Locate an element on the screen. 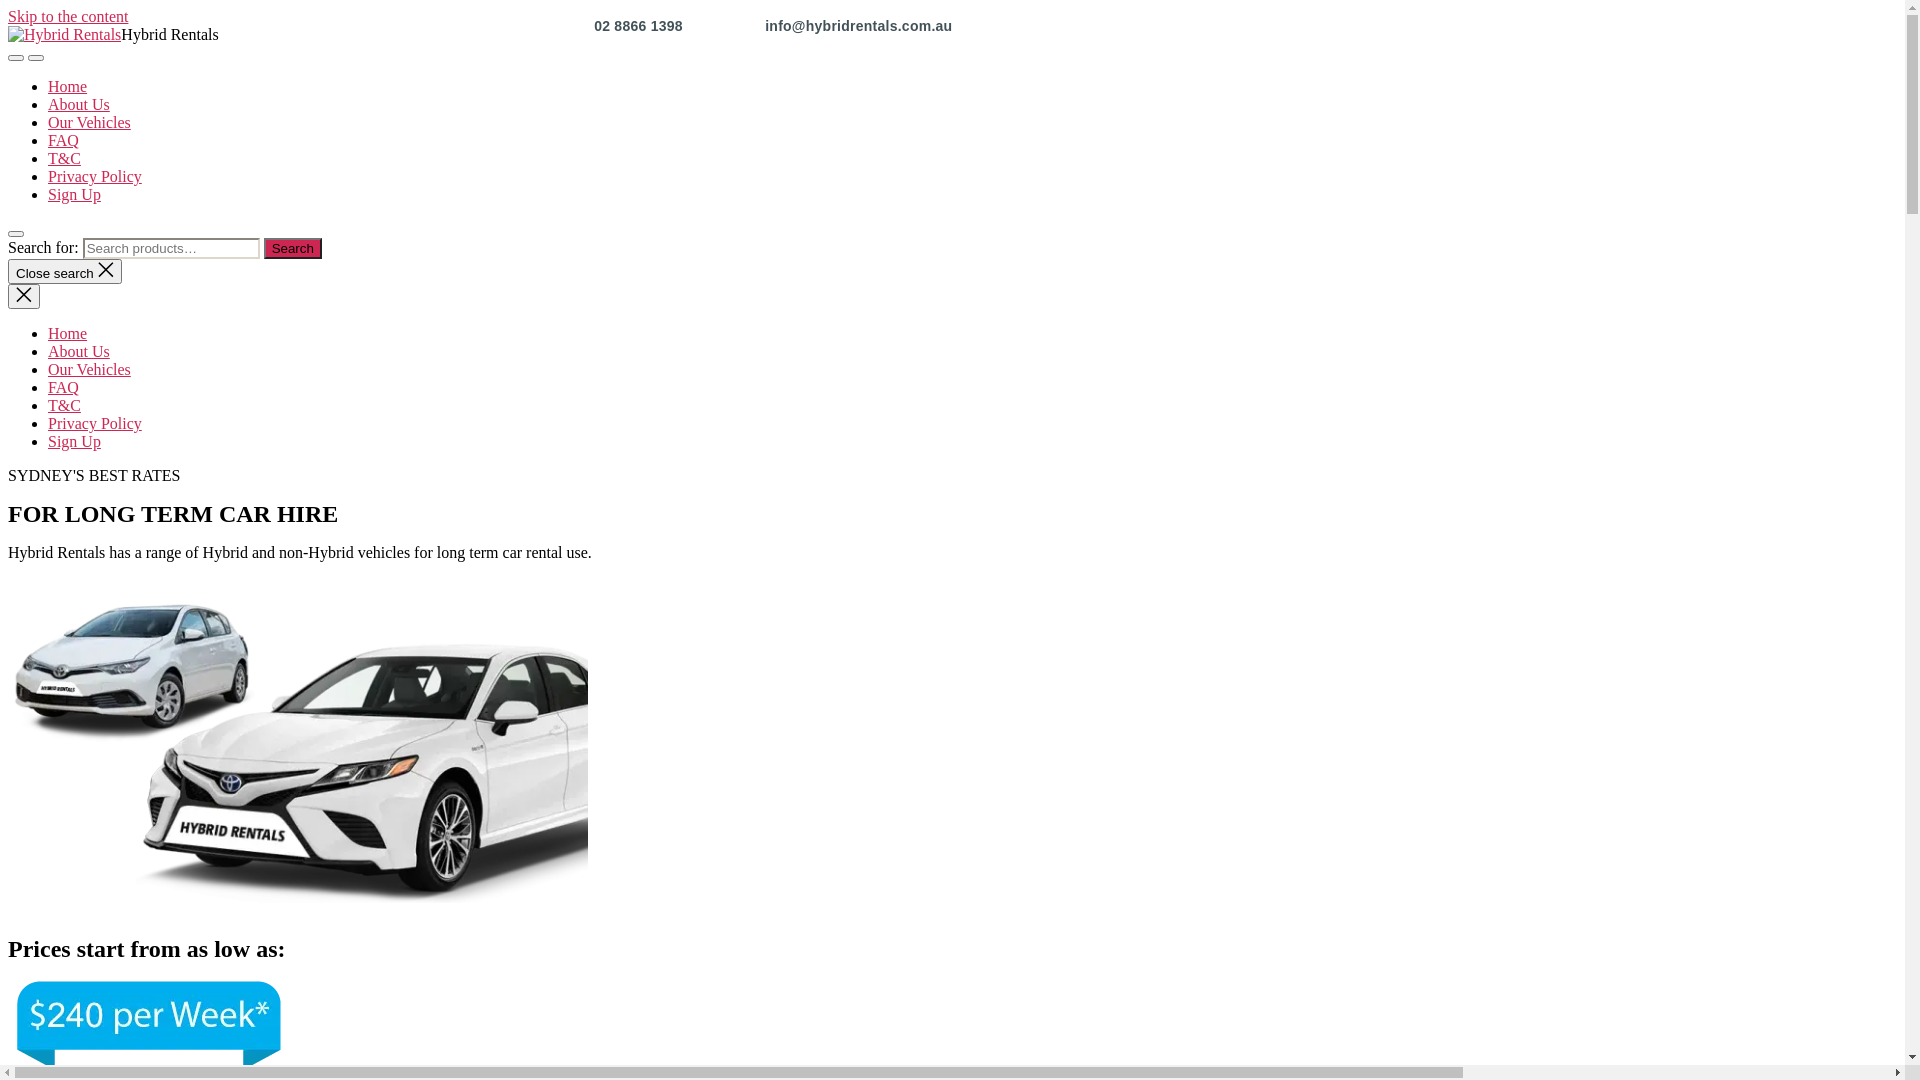 This screenshot has width=1920, height=1080. 'Skip to the content' is located at coordinates (67, 16).